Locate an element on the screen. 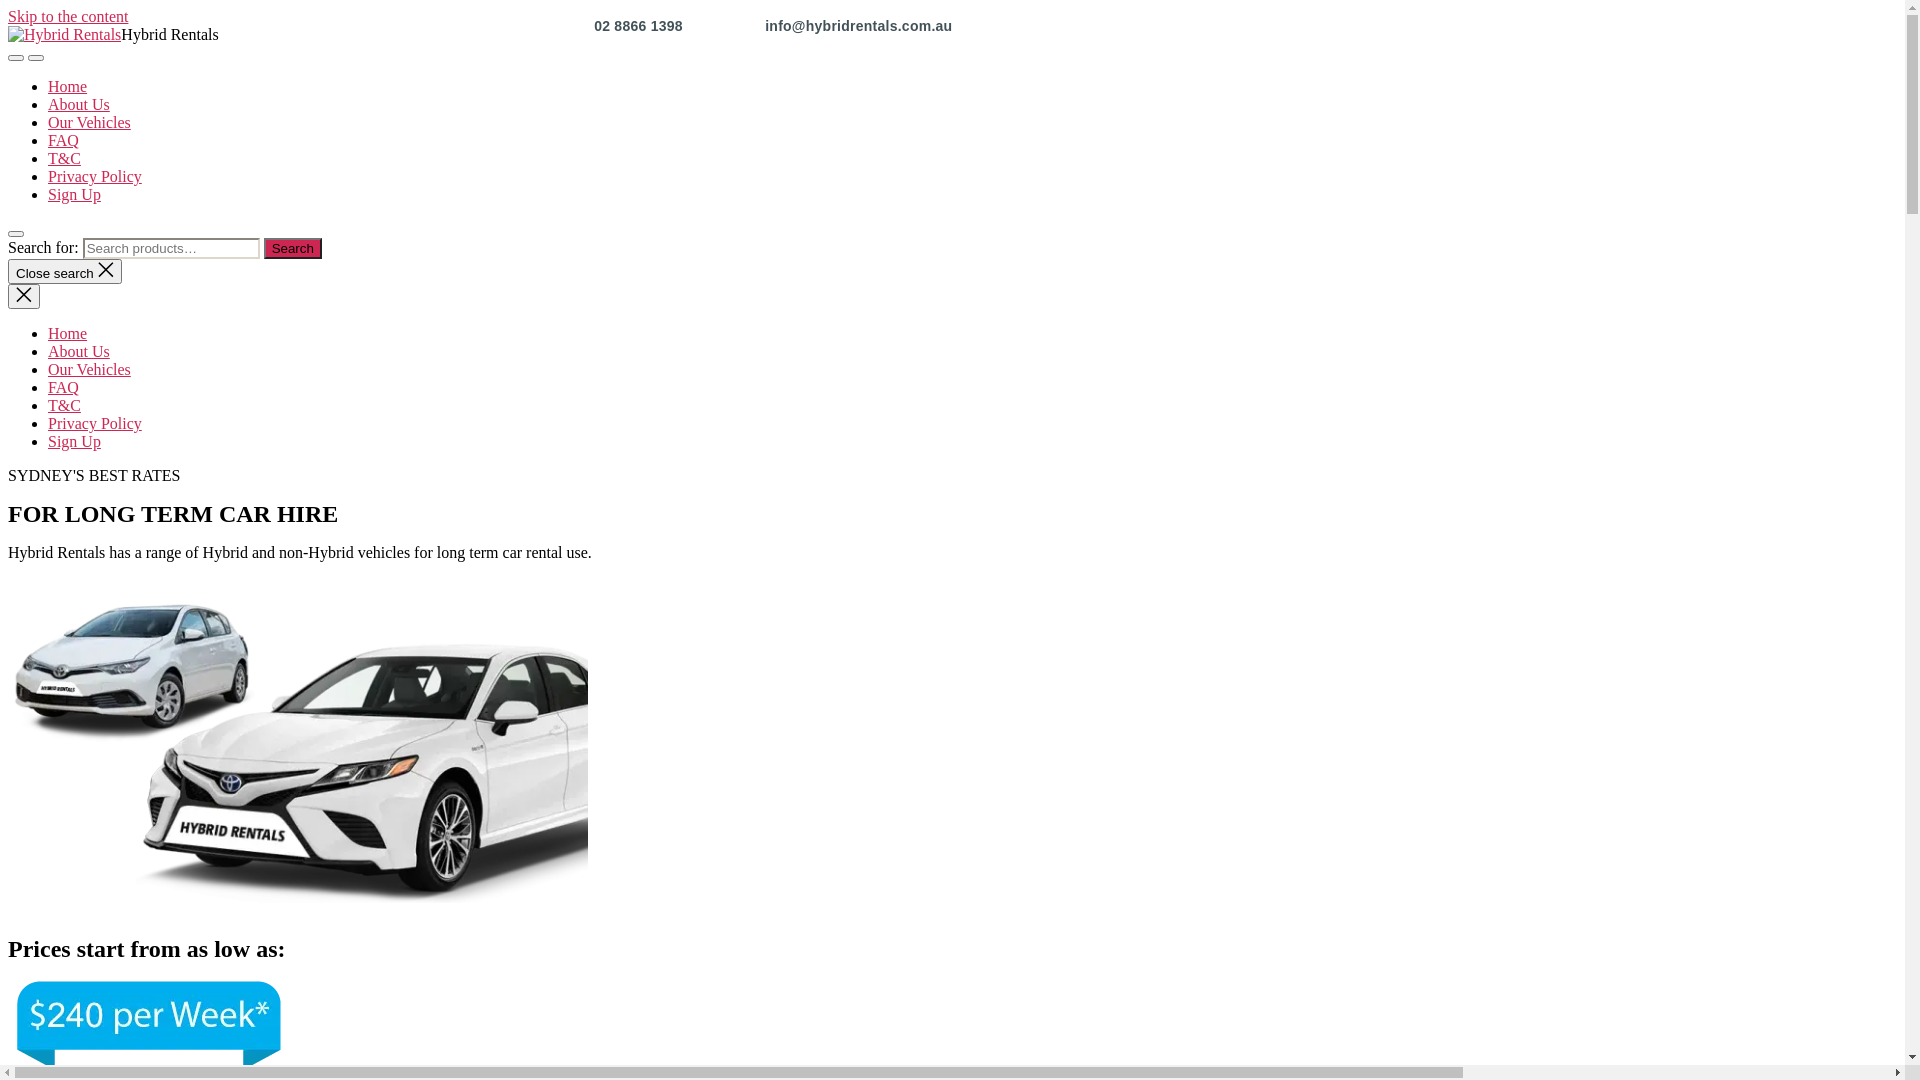 This screenshot has width=1920, height=1080. 'Skip to the content' is located at coordinates (67, 16).